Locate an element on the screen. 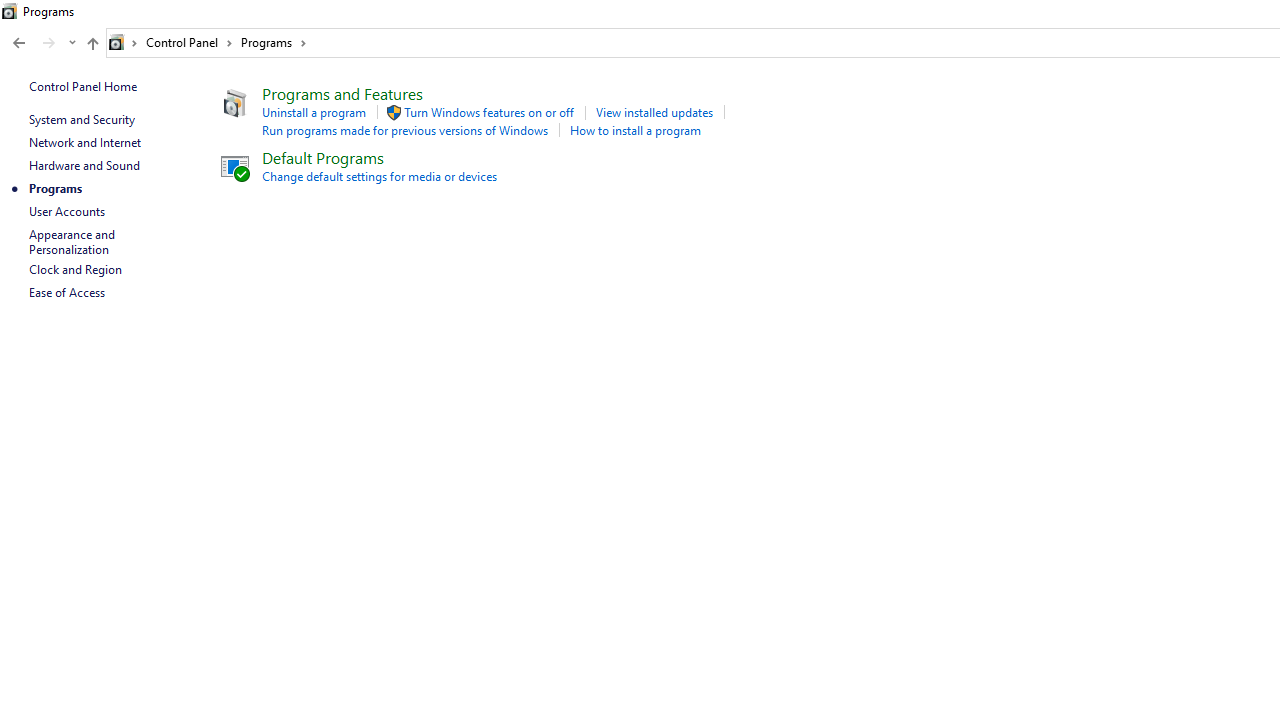 The image size is (1280, 720). 'Up band toolbar' is located at coordinates (91, 45).